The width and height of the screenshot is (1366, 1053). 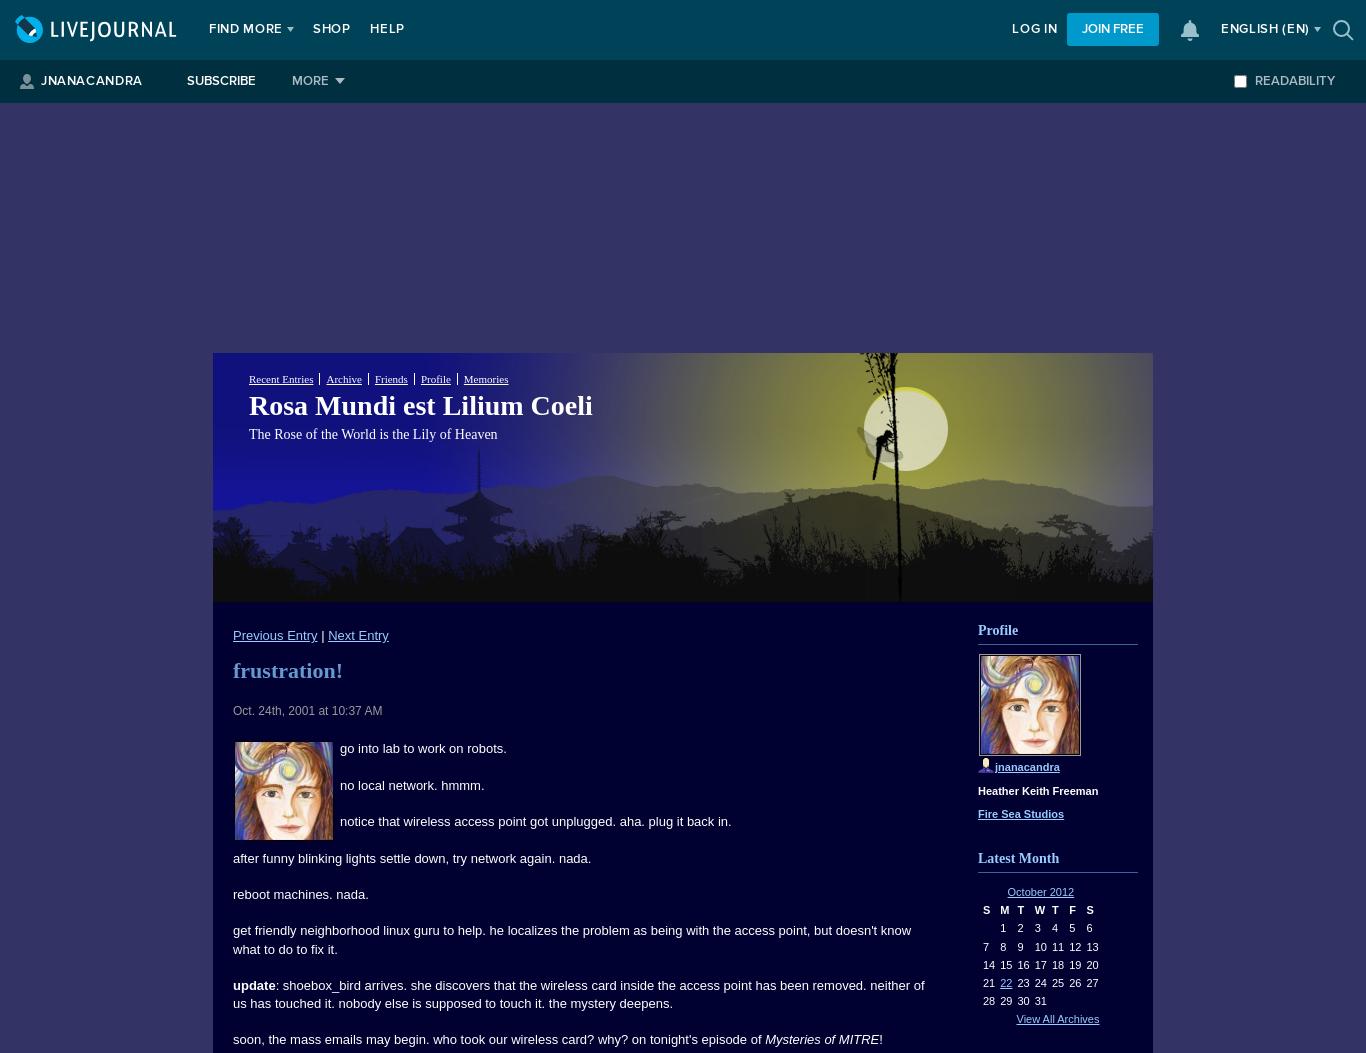 What do you see at coordinates (1071, 909) in the screenshot?
I see `'F'` at bounding box center [1071, 909].